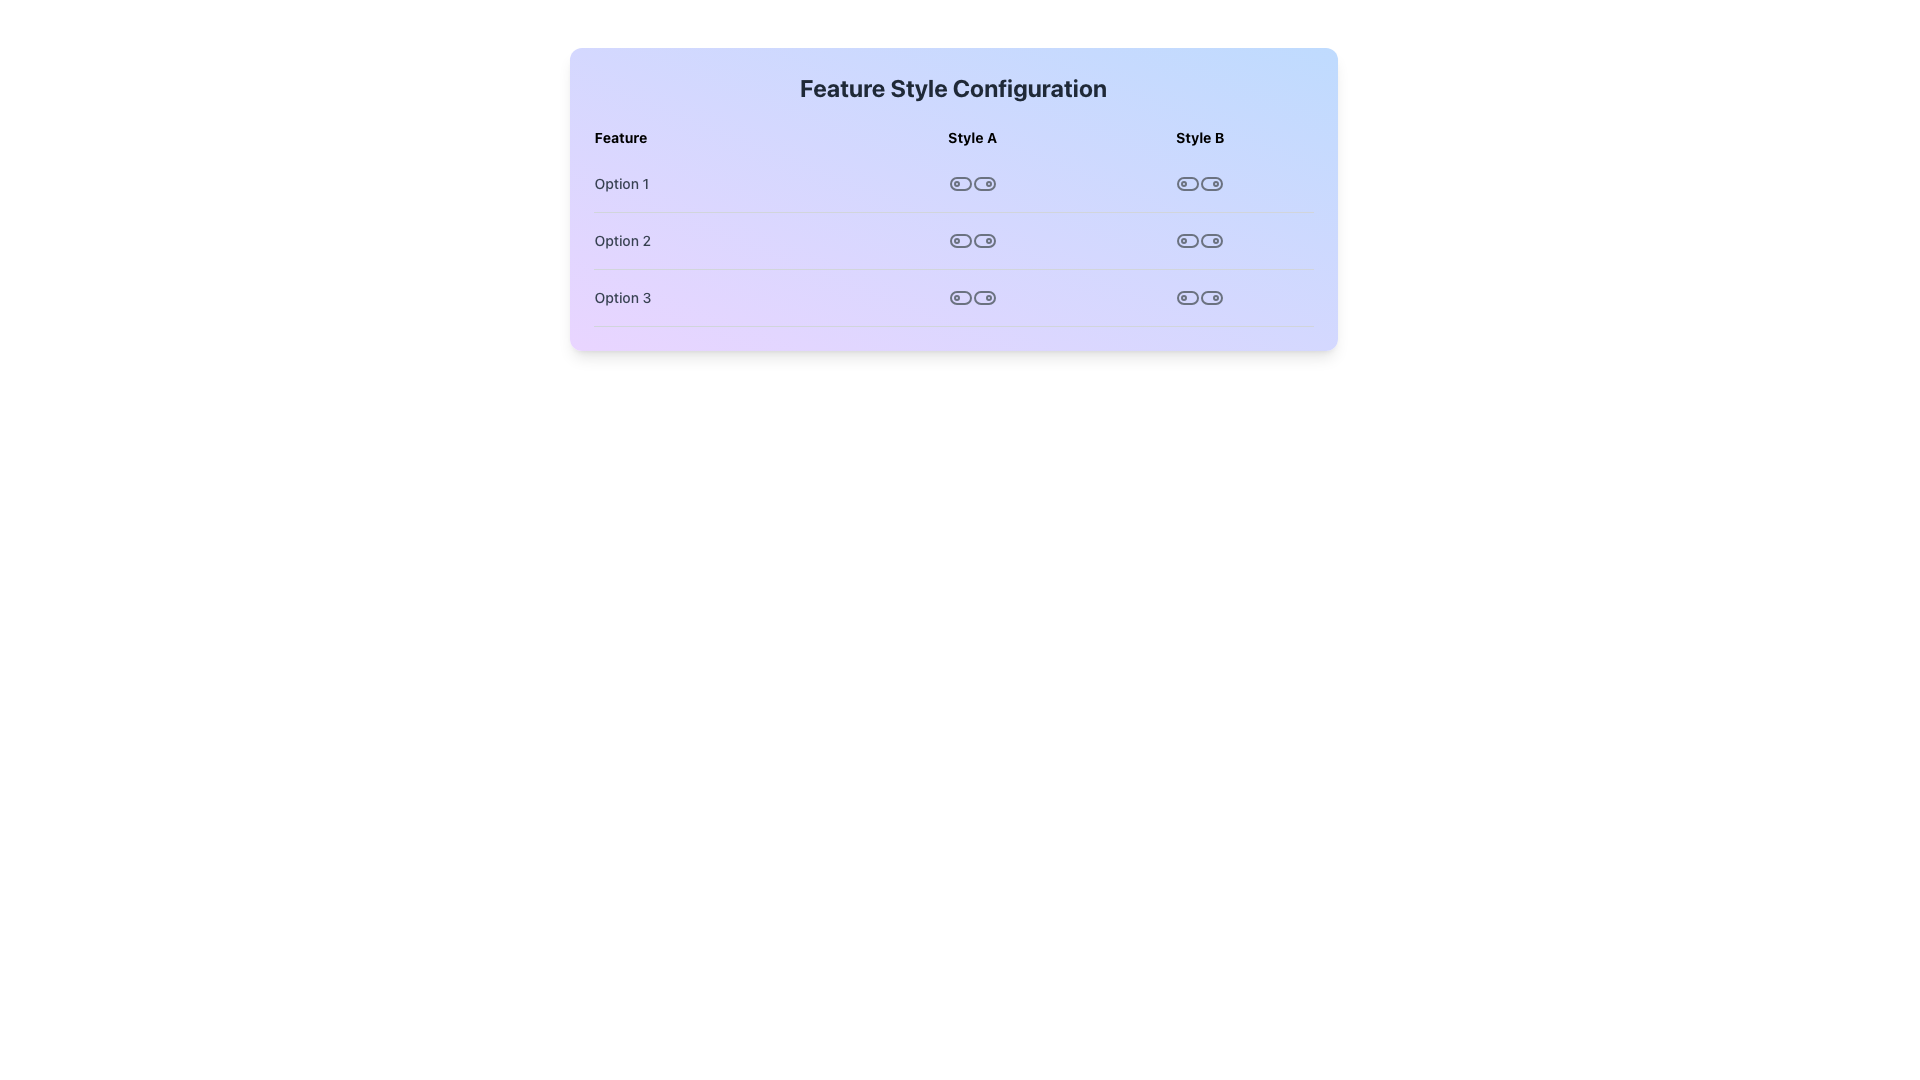 The width and height of the screenshot is (1920, 1080). I want to click on the toggle switch for 'Style A' located in the second row of the table, so click(984, 239).